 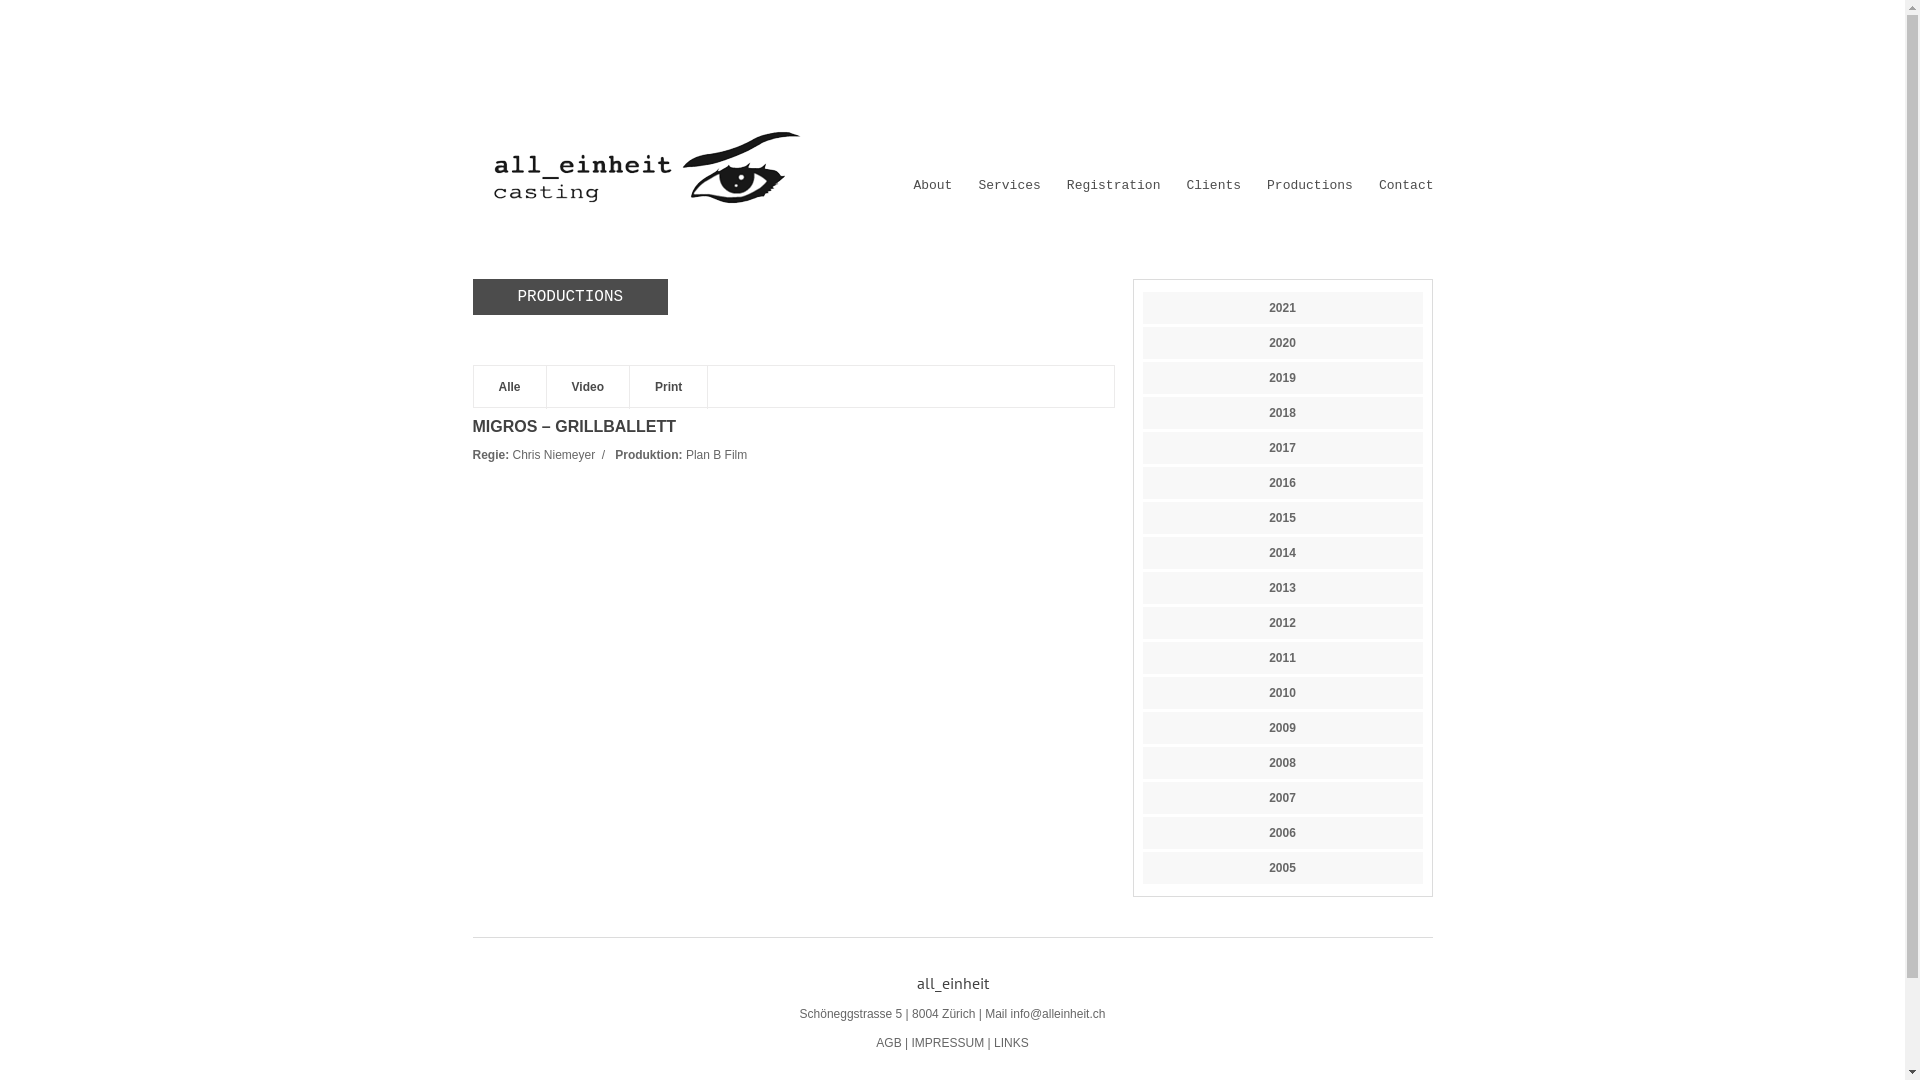 What do you see at coordinates (1281, 552) in the screenshot?
I see `'2014'` at bounding box center [1281, 552].